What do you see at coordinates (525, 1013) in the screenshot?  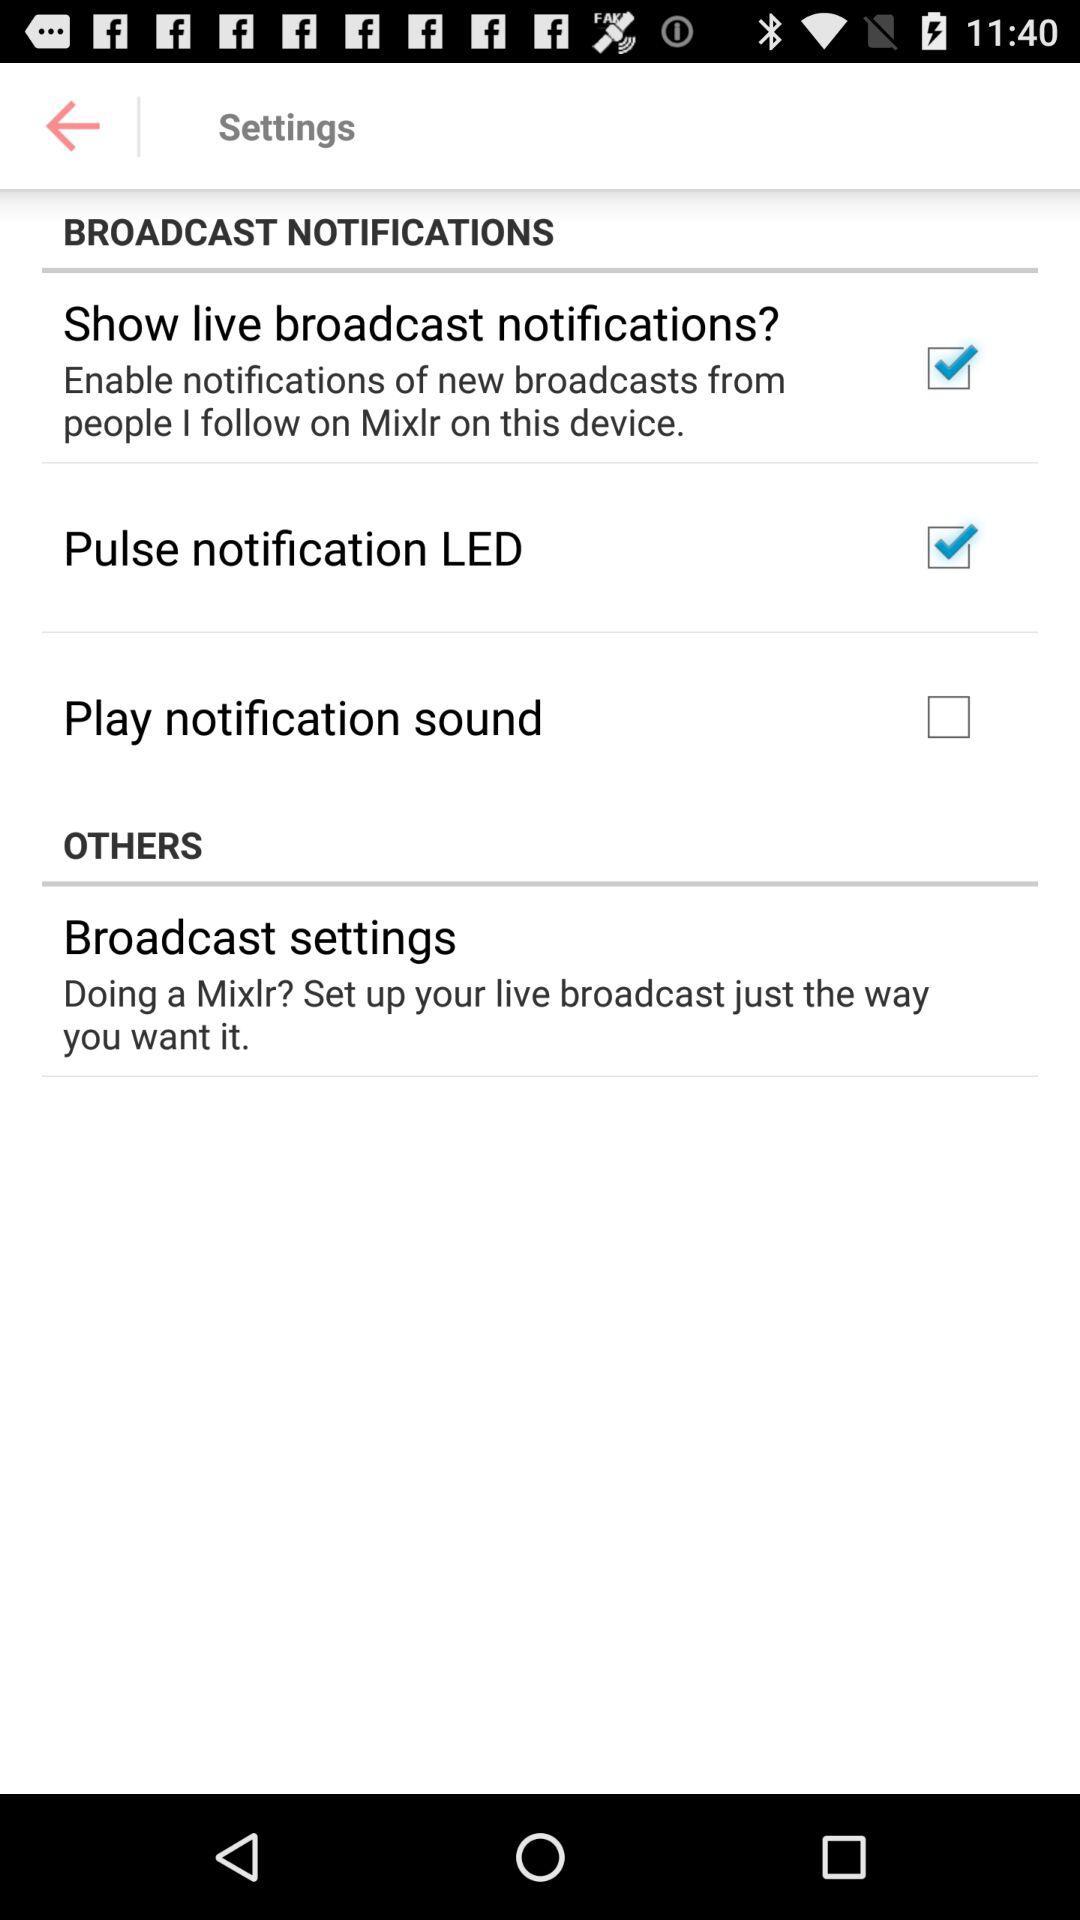 I see `doing a mixlr icon` at bounding box center [525, 1013].